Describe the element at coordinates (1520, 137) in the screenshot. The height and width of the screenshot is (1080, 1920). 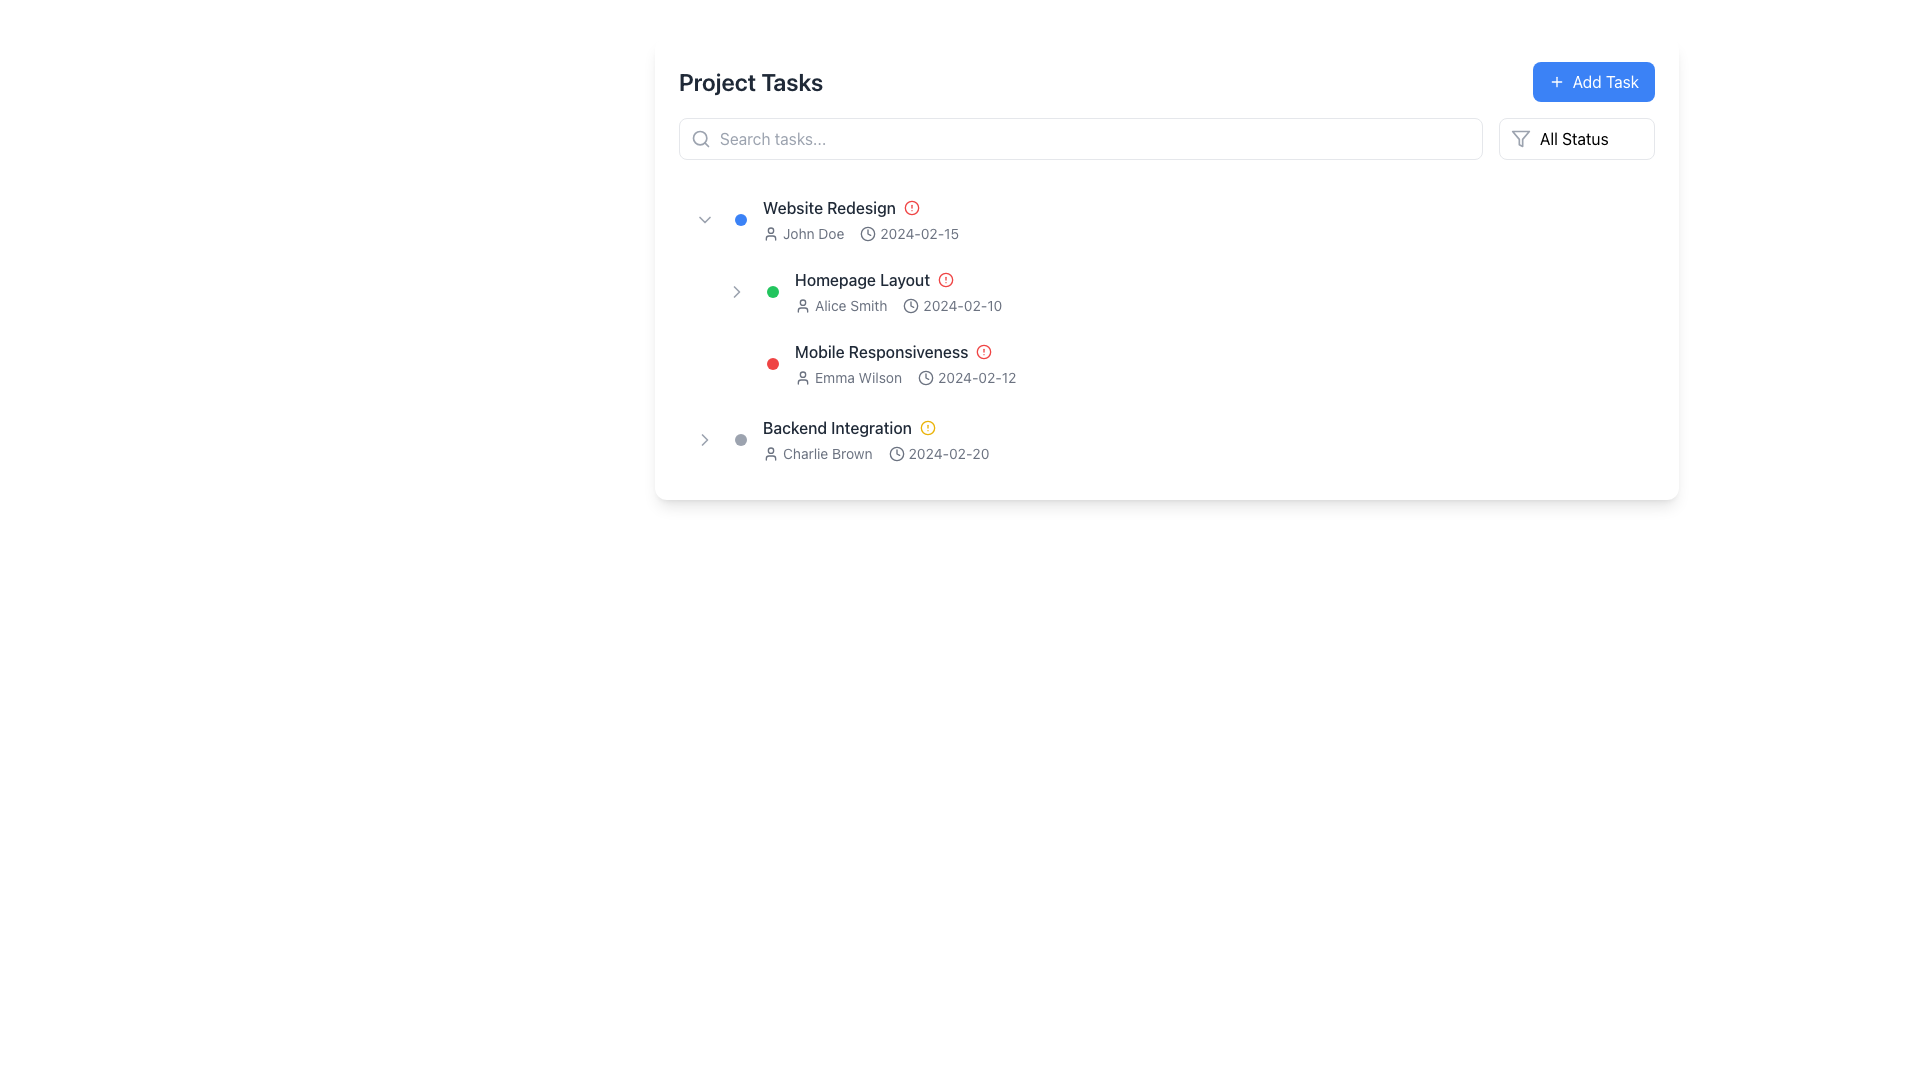
I see `the filtering icon located at the leftmost portion of the 'All Status' dropdown section, which serves as a visual cue for filtering tasks or statuses` at that location.